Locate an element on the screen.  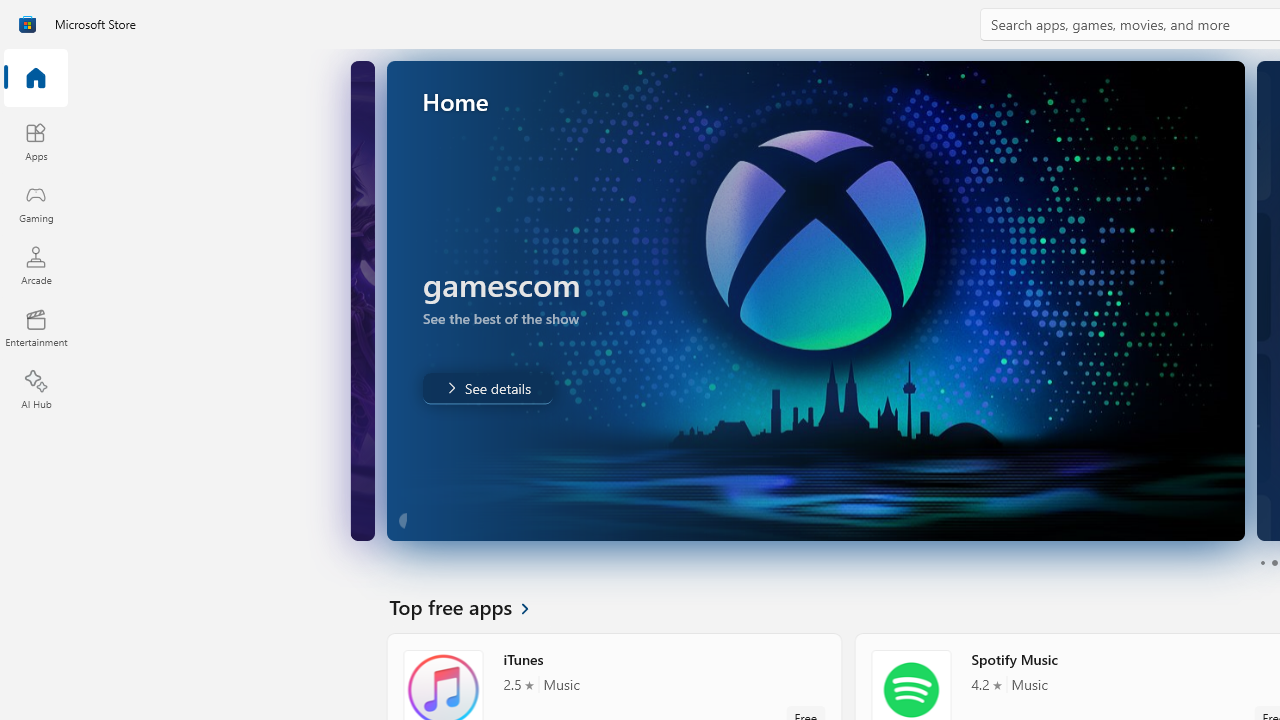
'Page 1' is located at coordinates (1261, 563).